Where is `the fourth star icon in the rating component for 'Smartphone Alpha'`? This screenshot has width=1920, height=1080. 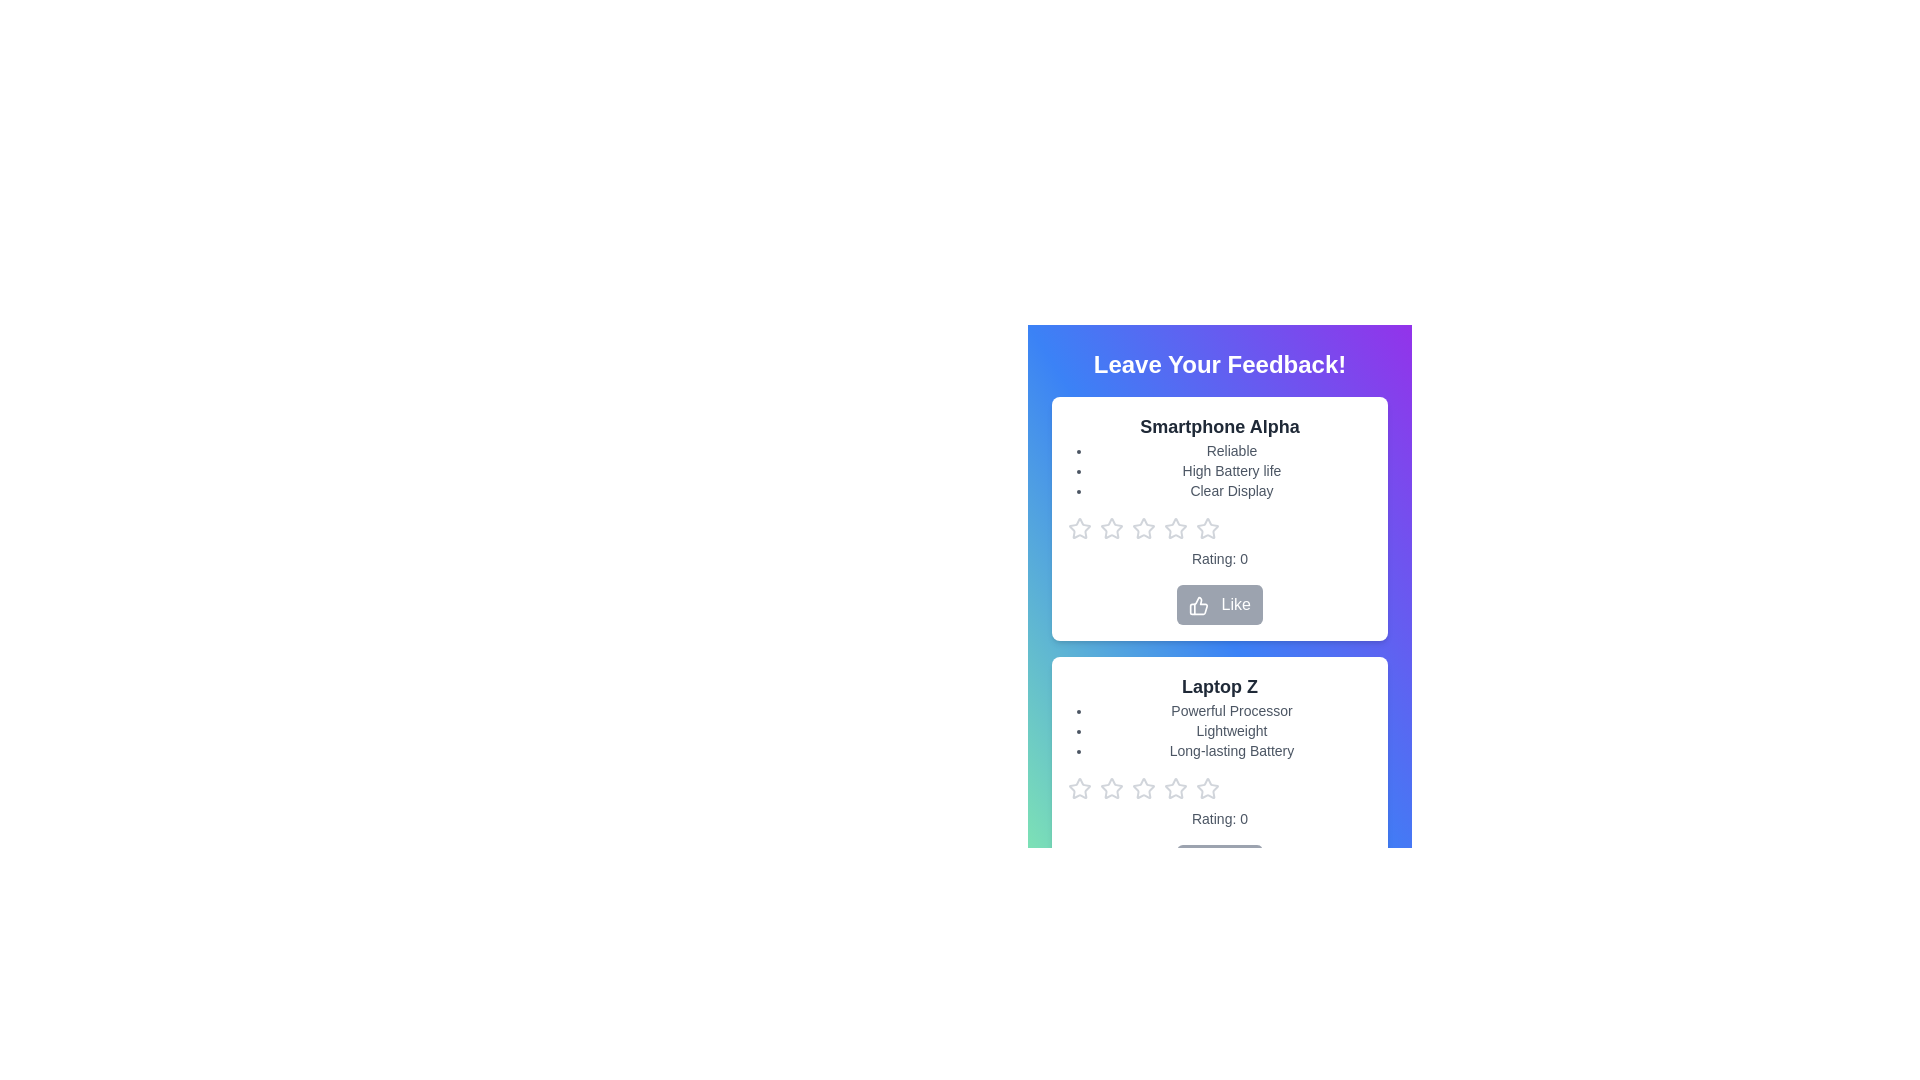 the fourth star icon in the rating component for 'Smartphone Alpha' is located at coordinates (1207, 527).